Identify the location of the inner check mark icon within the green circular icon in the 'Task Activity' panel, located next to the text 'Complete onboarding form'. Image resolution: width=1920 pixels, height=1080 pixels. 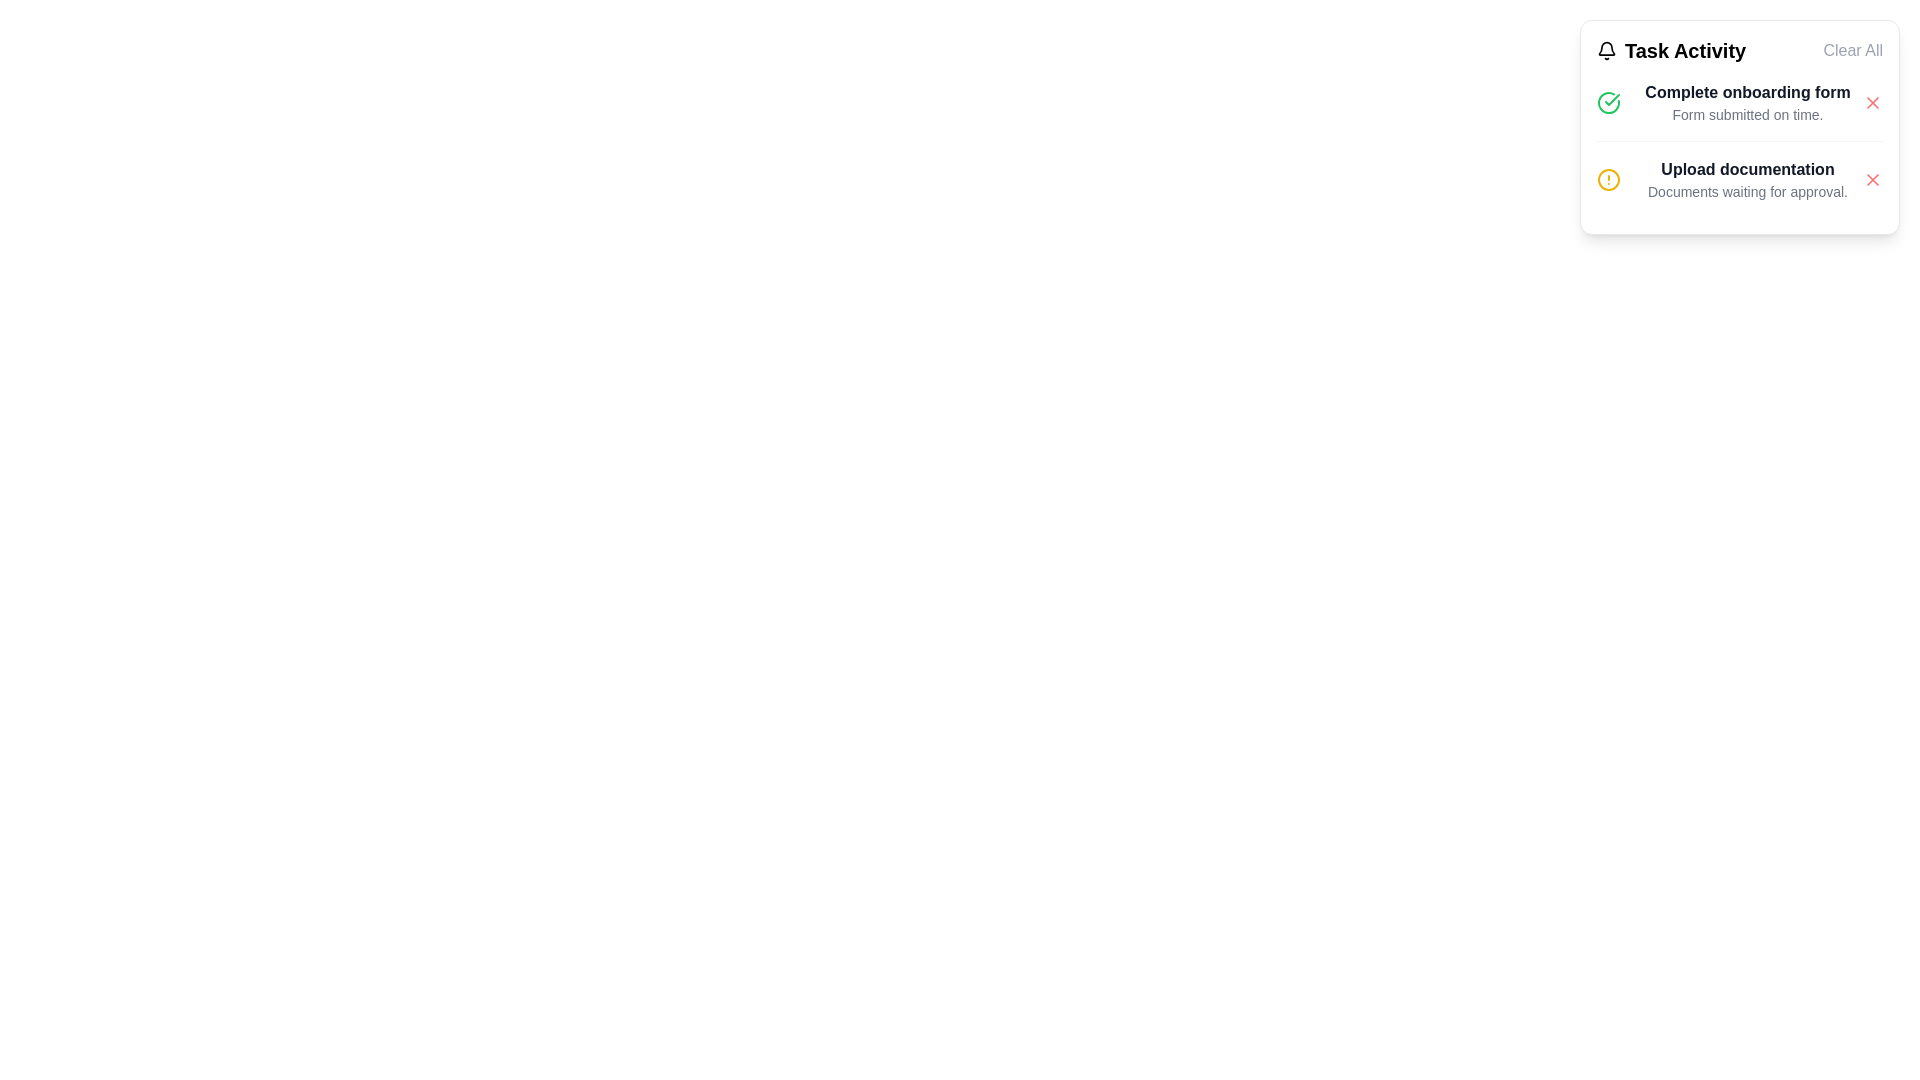
(1612, 100).